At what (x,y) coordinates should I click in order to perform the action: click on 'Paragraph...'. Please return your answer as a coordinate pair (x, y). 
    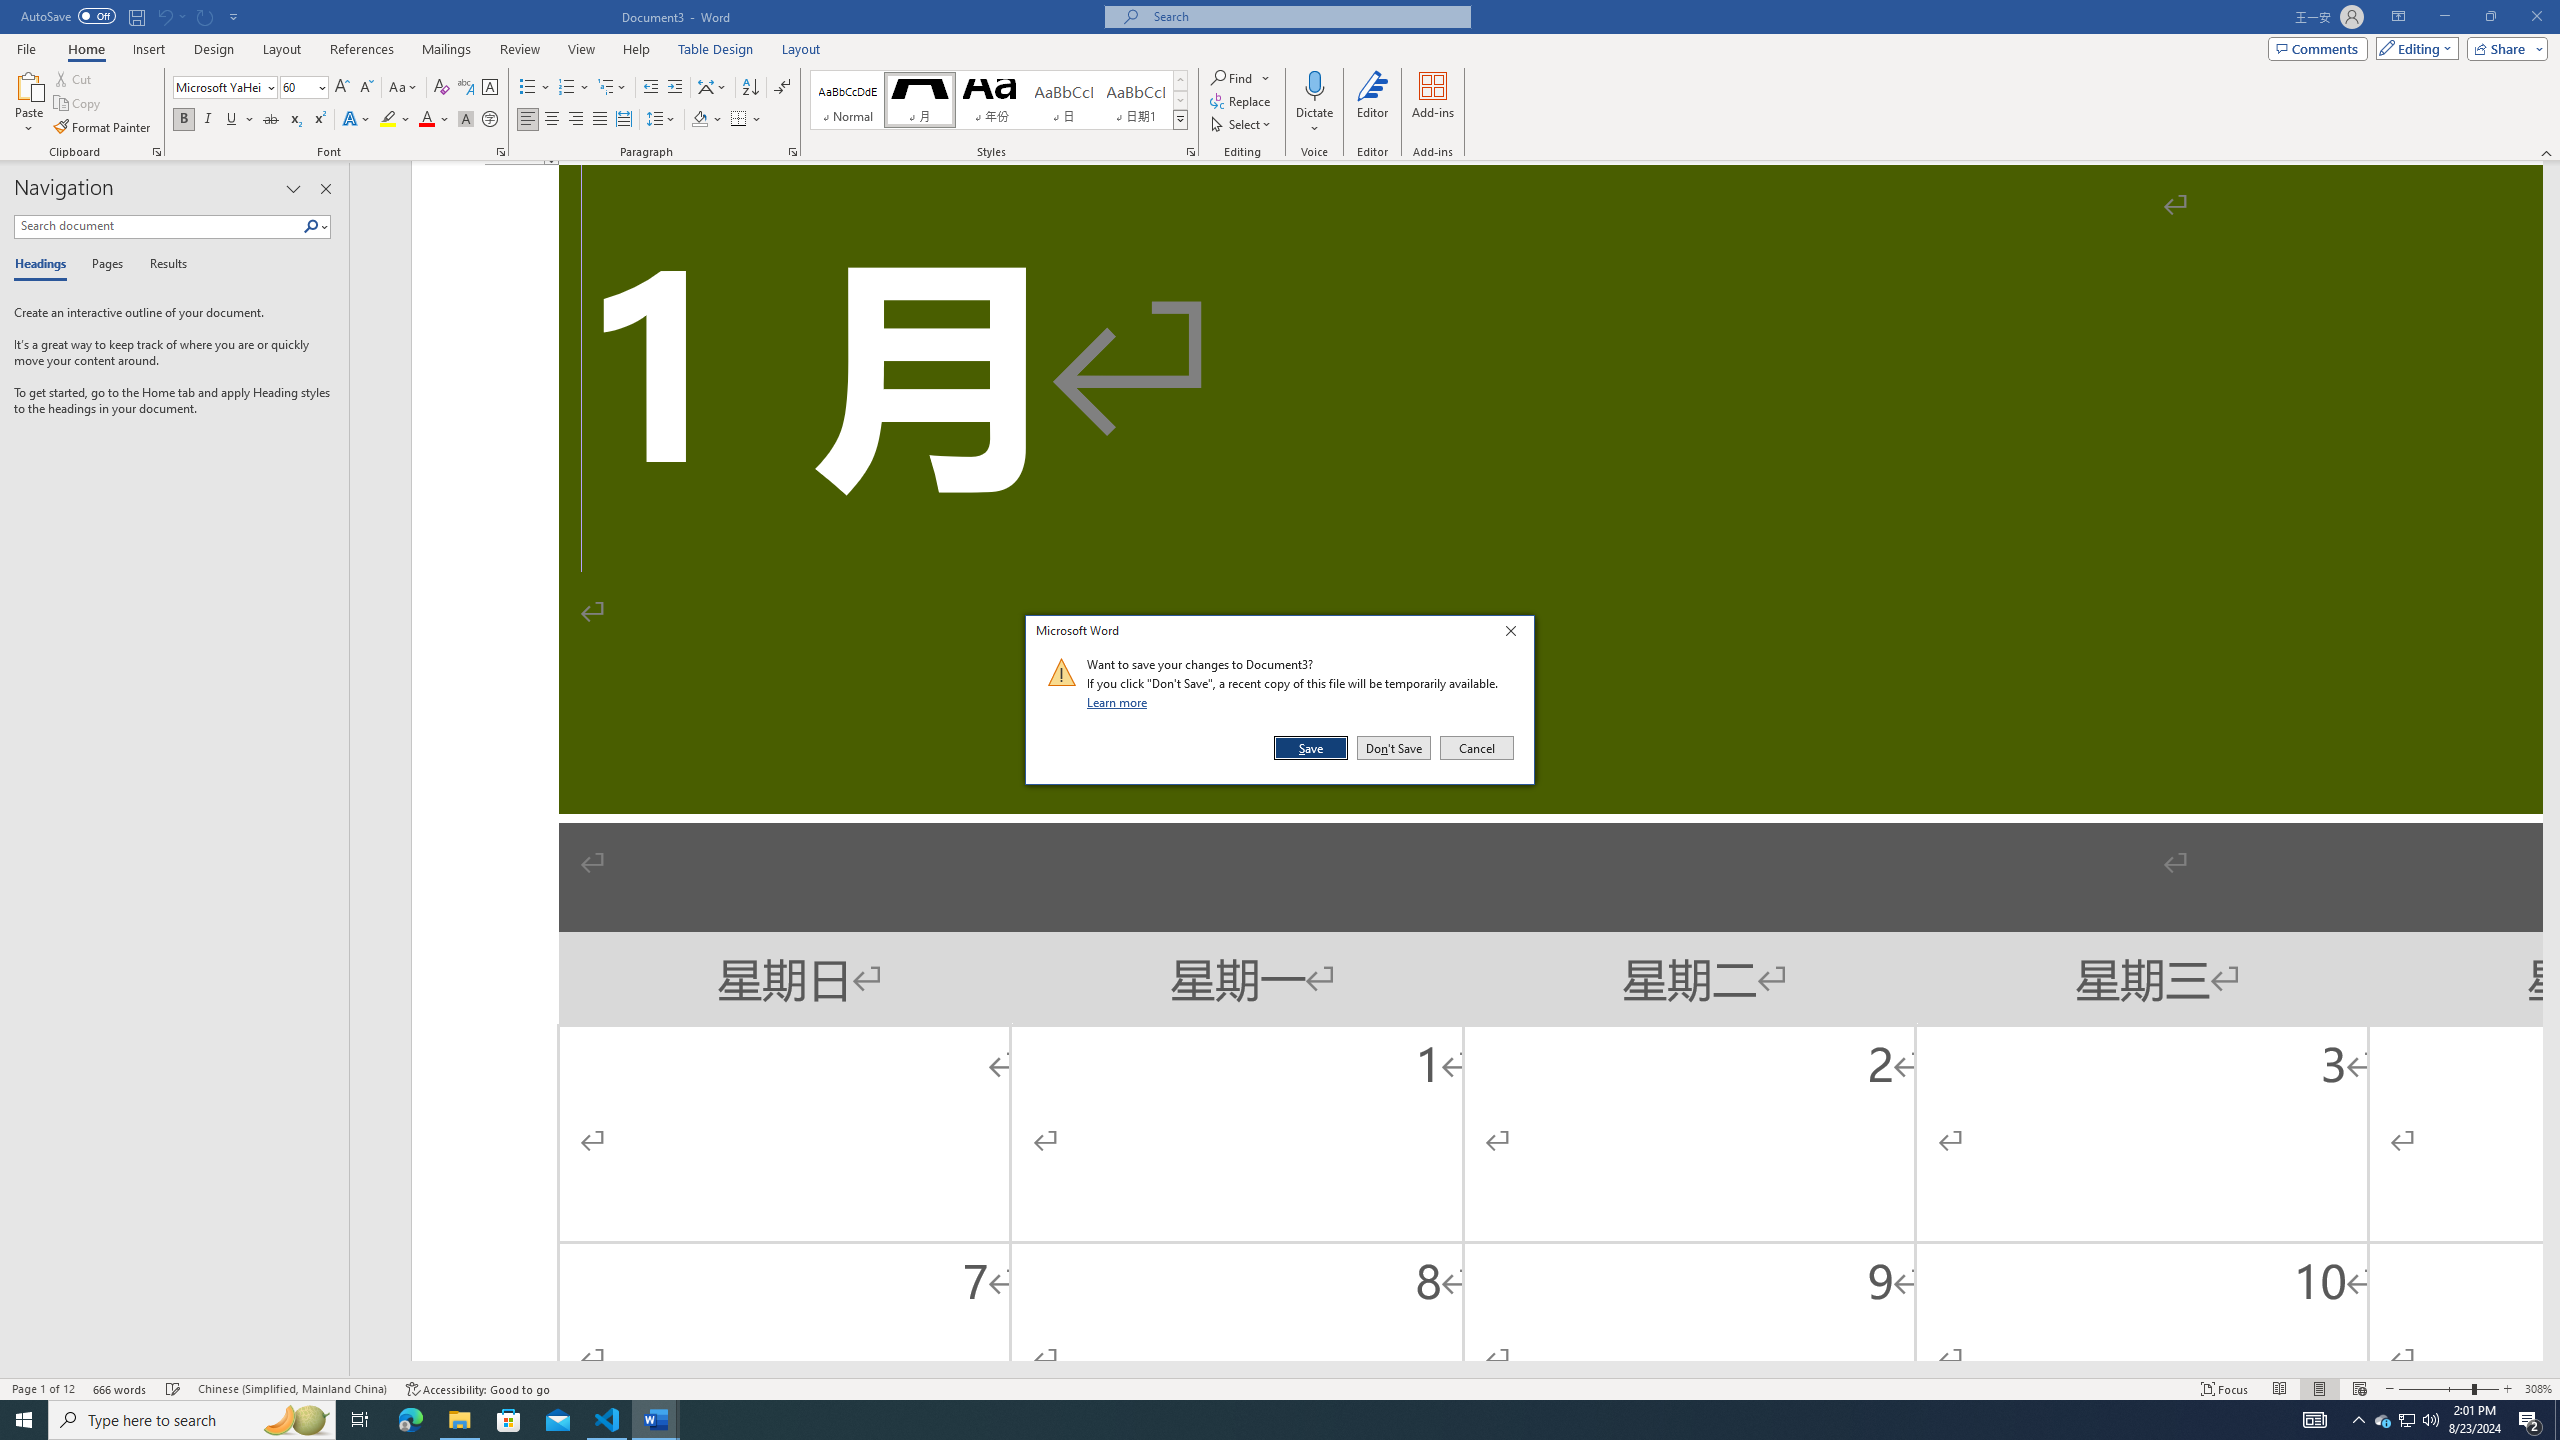
    Looking at the image, I should click on (792, 150).